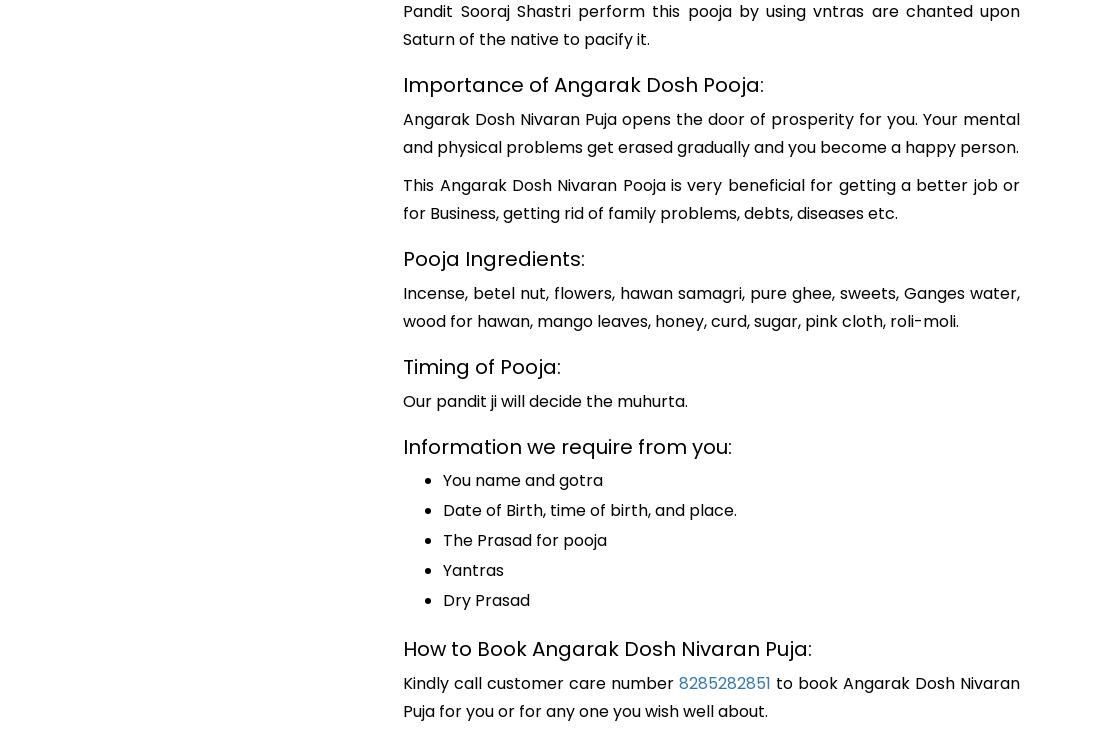 Image resolution: width=1100 pixels, height=740 pixels. I want to click on 'Dry Prasad', so click(486, 600).